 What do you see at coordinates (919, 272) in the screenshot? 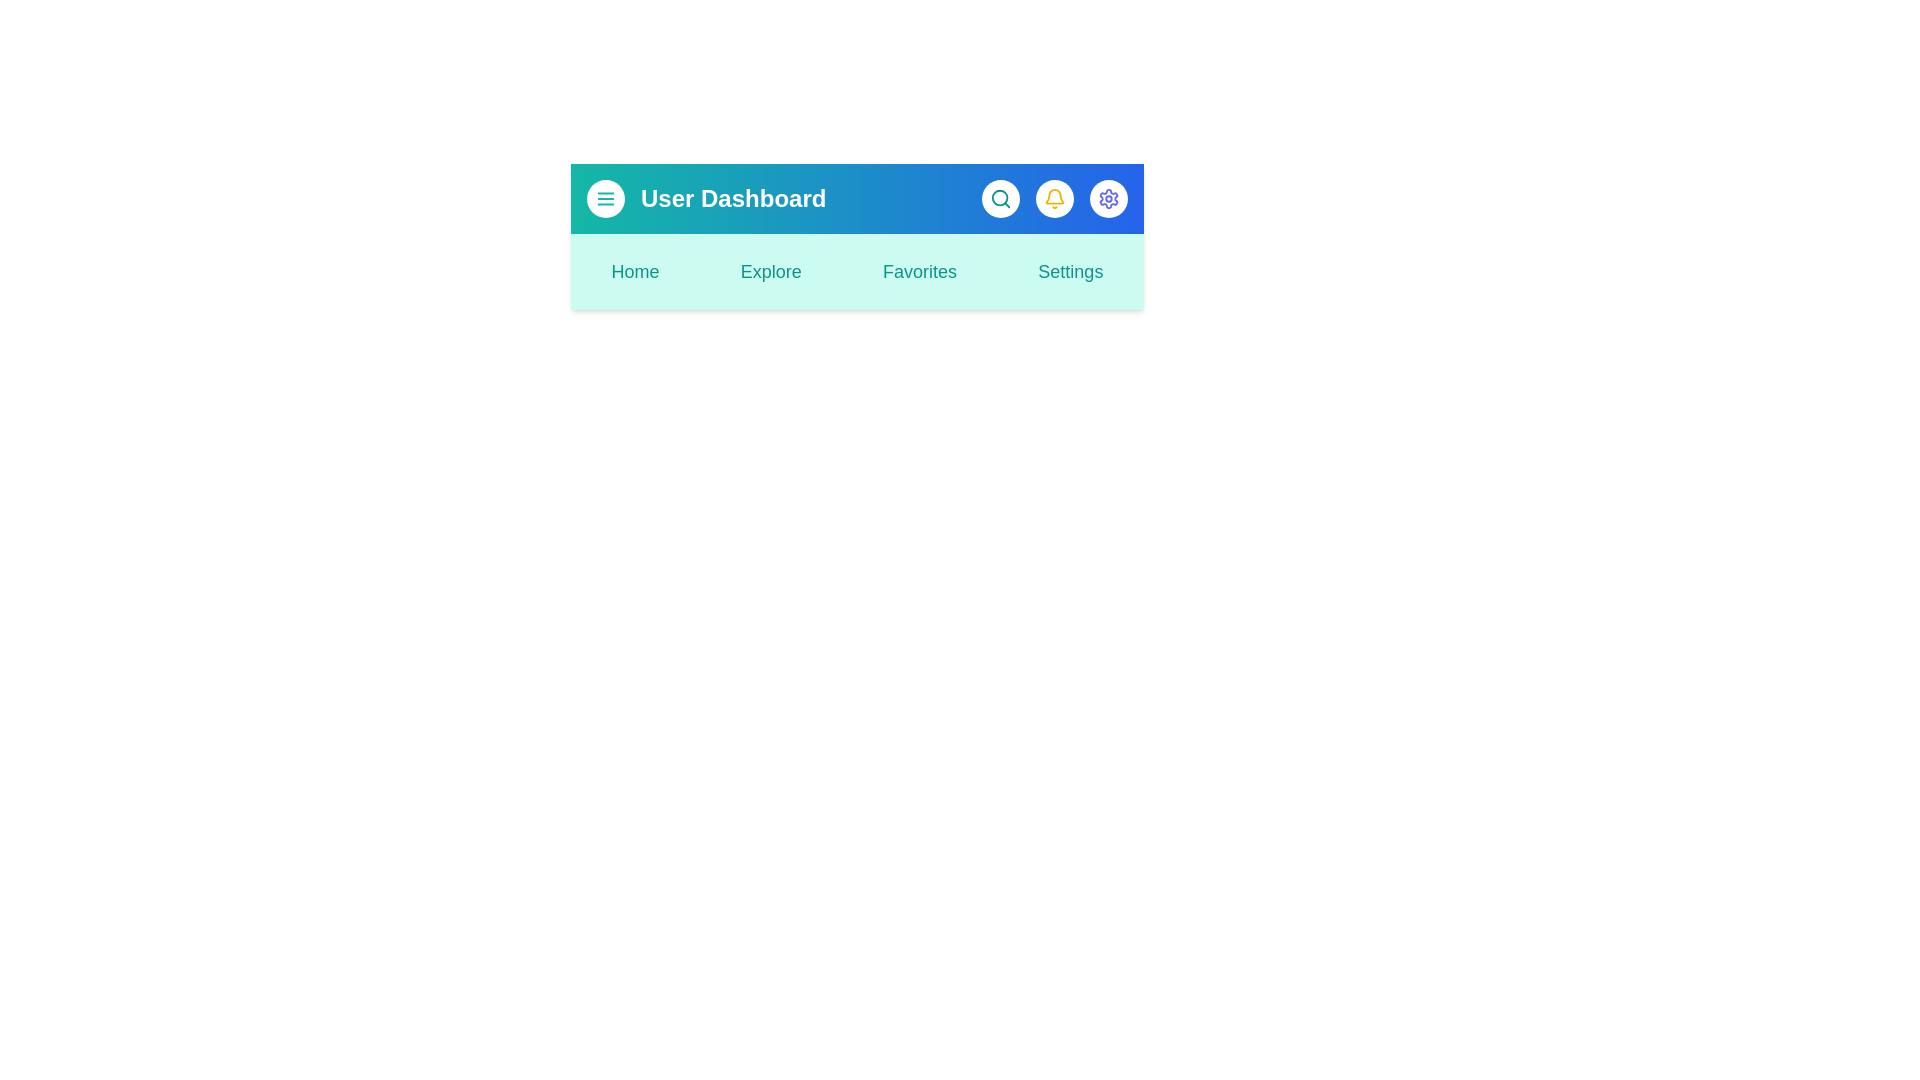
I see `the navigation link corresponding to Favorites` at bounding box center [919, 272].